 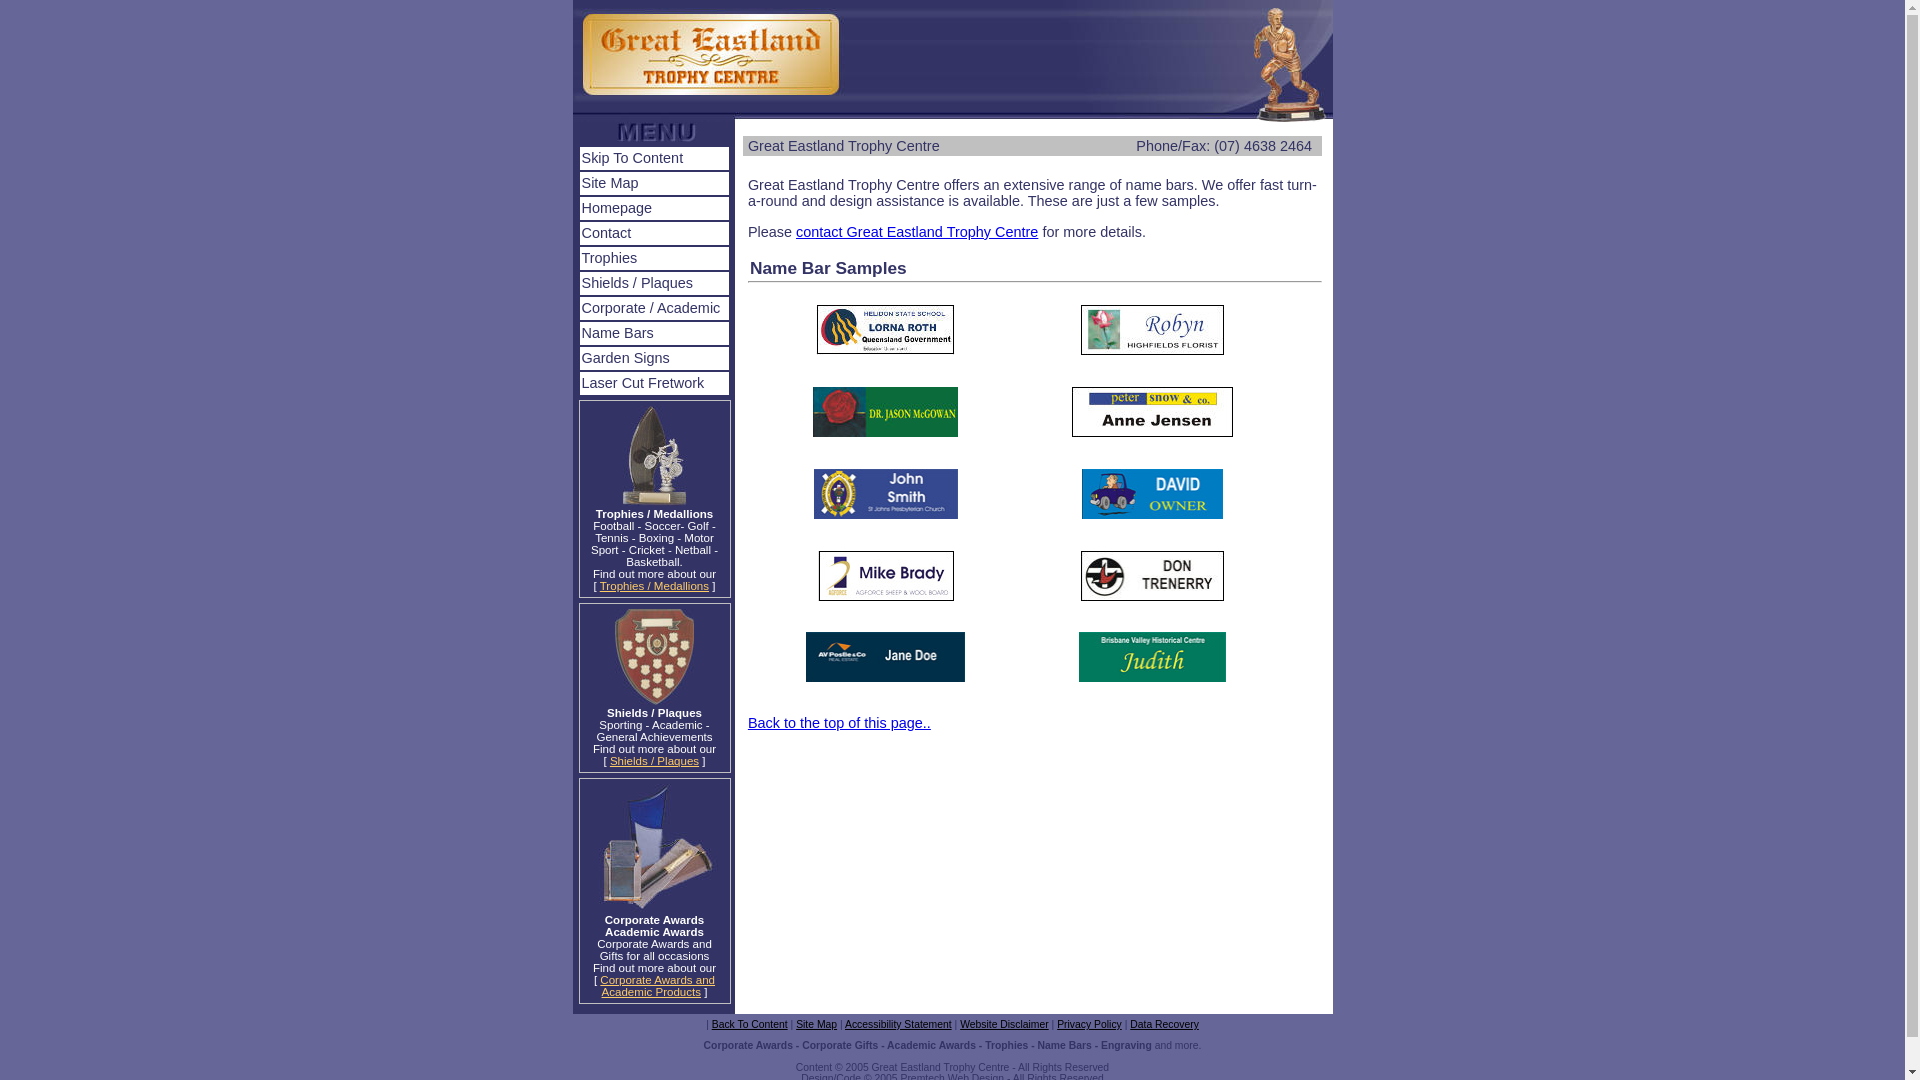 What do you see at coordinates (654, 383) in the screenshot?
I see `'Laser Cut Fretwork'` at bounding box center [654, 383].